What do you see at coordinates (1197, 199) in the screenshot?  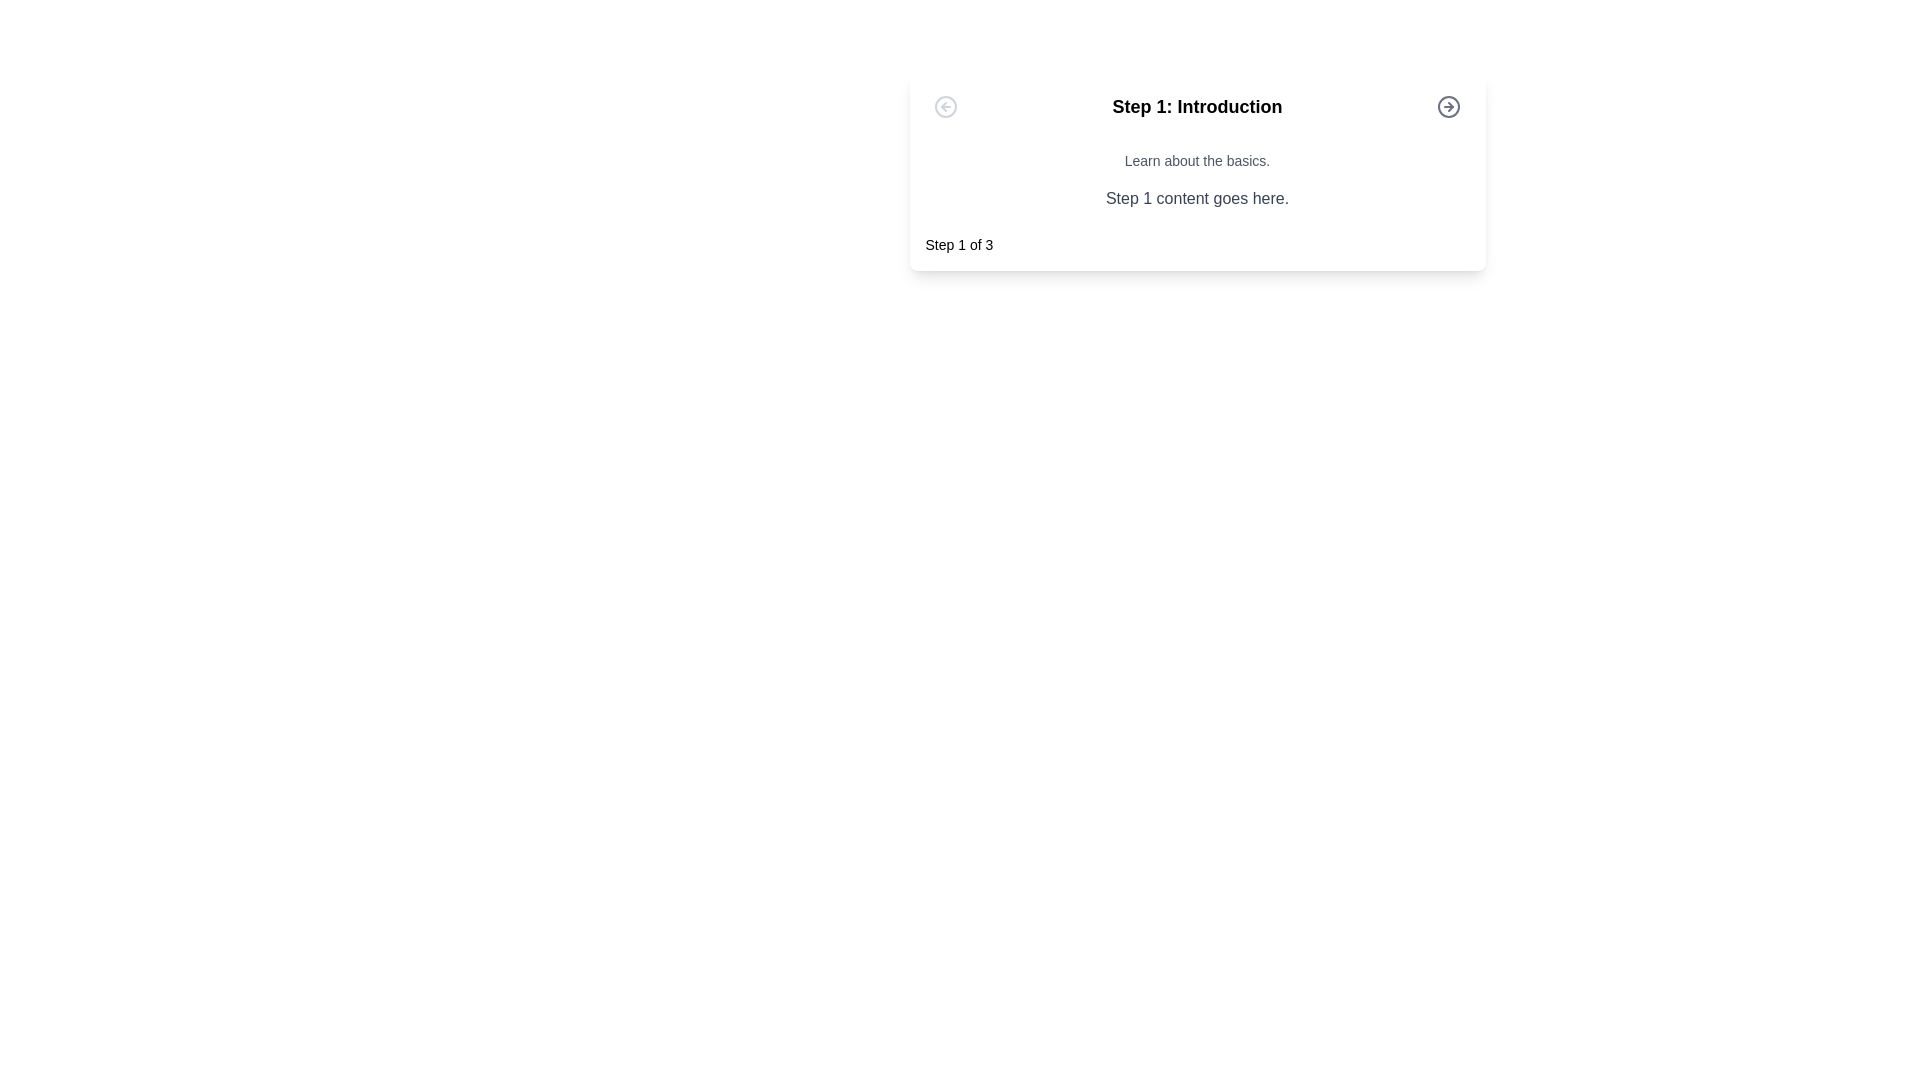 I see `the text block containing 'Step 1 content goes here.' which is styled in gray and positioned below 'Learn about the basics.'` at bounding box center [1197, 199].